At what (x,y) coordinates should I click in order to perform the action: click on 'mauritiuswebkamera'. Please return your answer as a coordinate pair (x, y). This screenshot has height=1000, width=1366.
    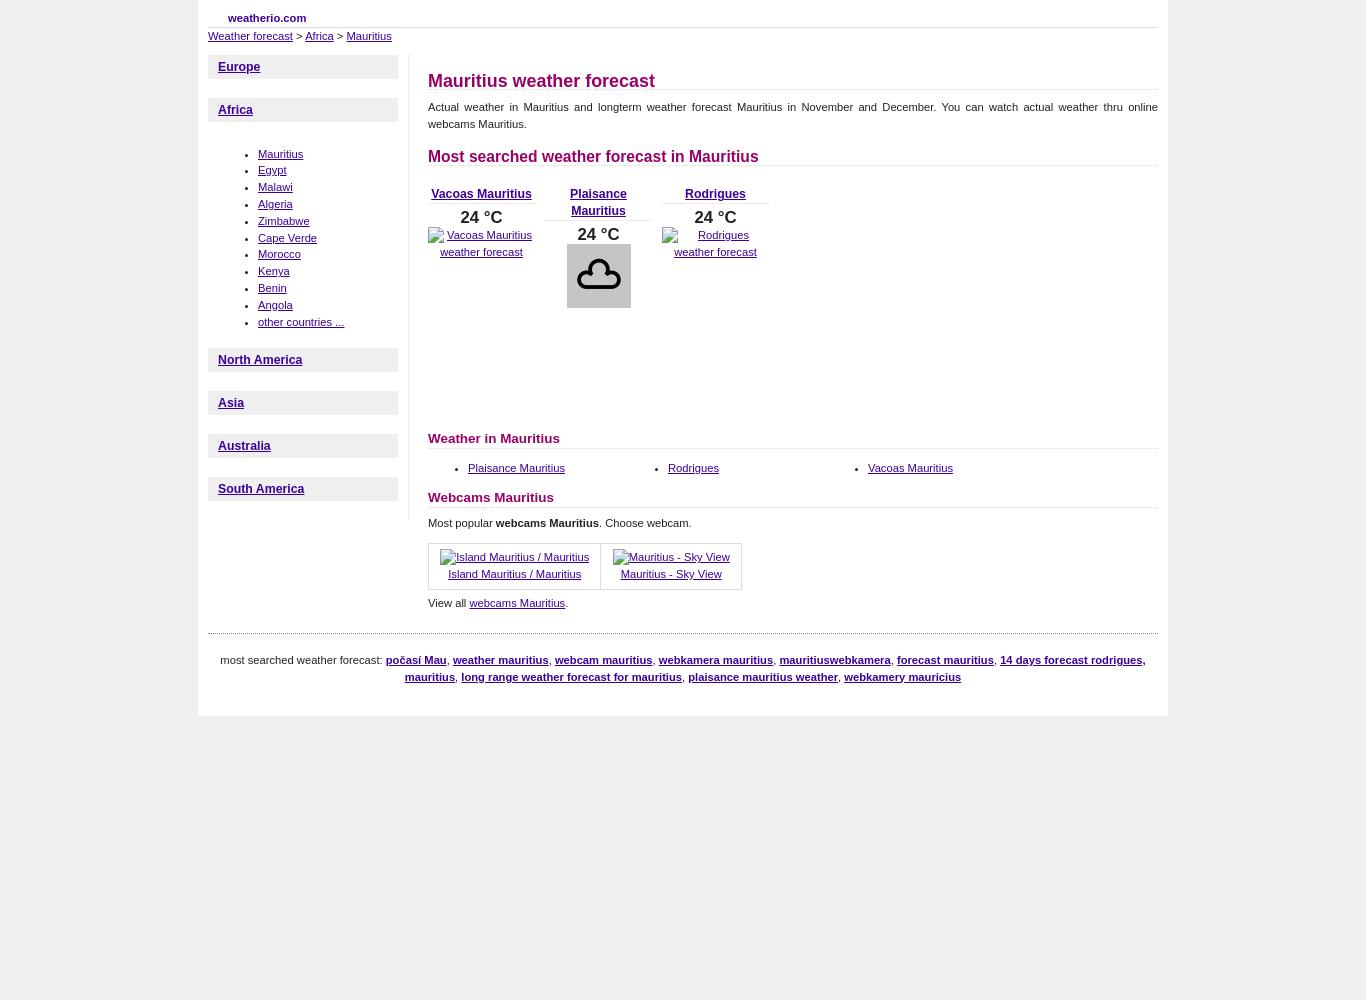
    Looking at the image, I should click on (779, 659).